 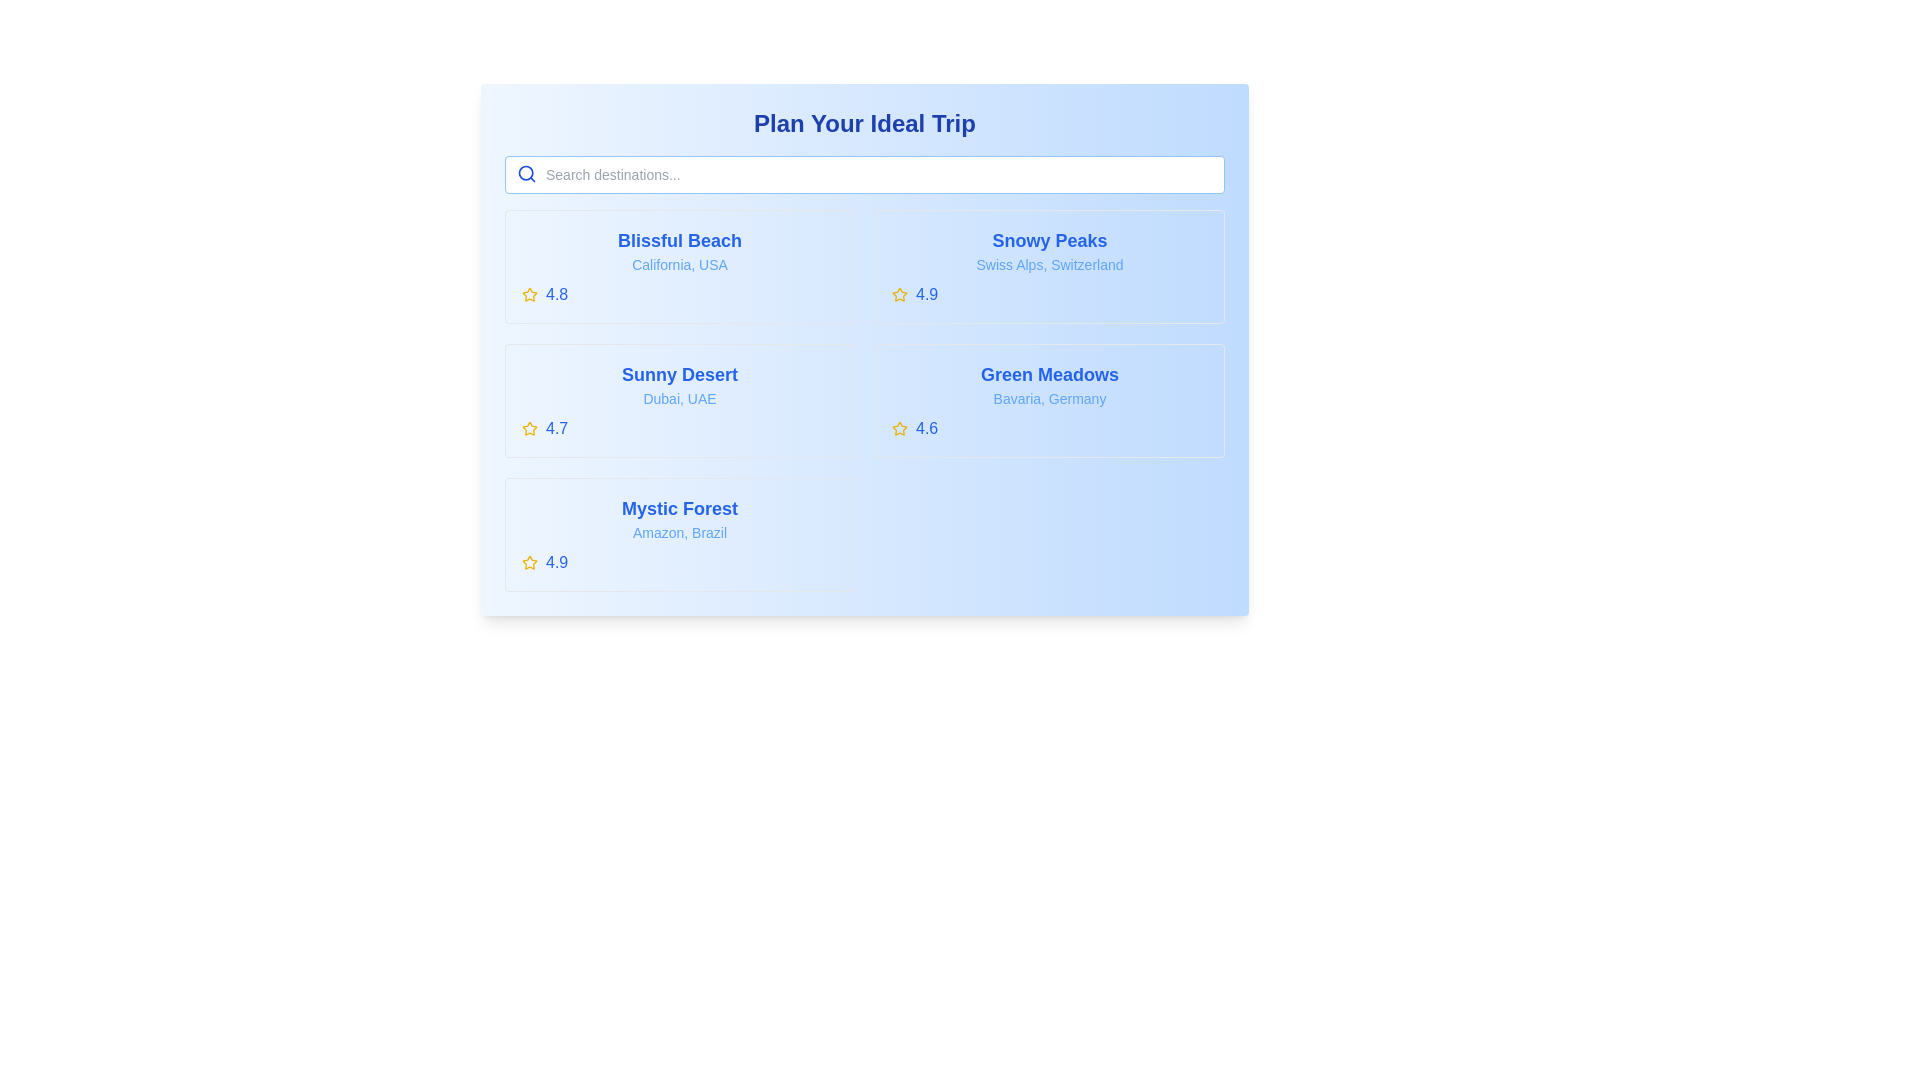 I want to click on numeric rating '4.8' styled in a bold blue font, which is positioned directly to the right of a star icon on the 'Blissful Beach' card, so click(x=557, y=294).